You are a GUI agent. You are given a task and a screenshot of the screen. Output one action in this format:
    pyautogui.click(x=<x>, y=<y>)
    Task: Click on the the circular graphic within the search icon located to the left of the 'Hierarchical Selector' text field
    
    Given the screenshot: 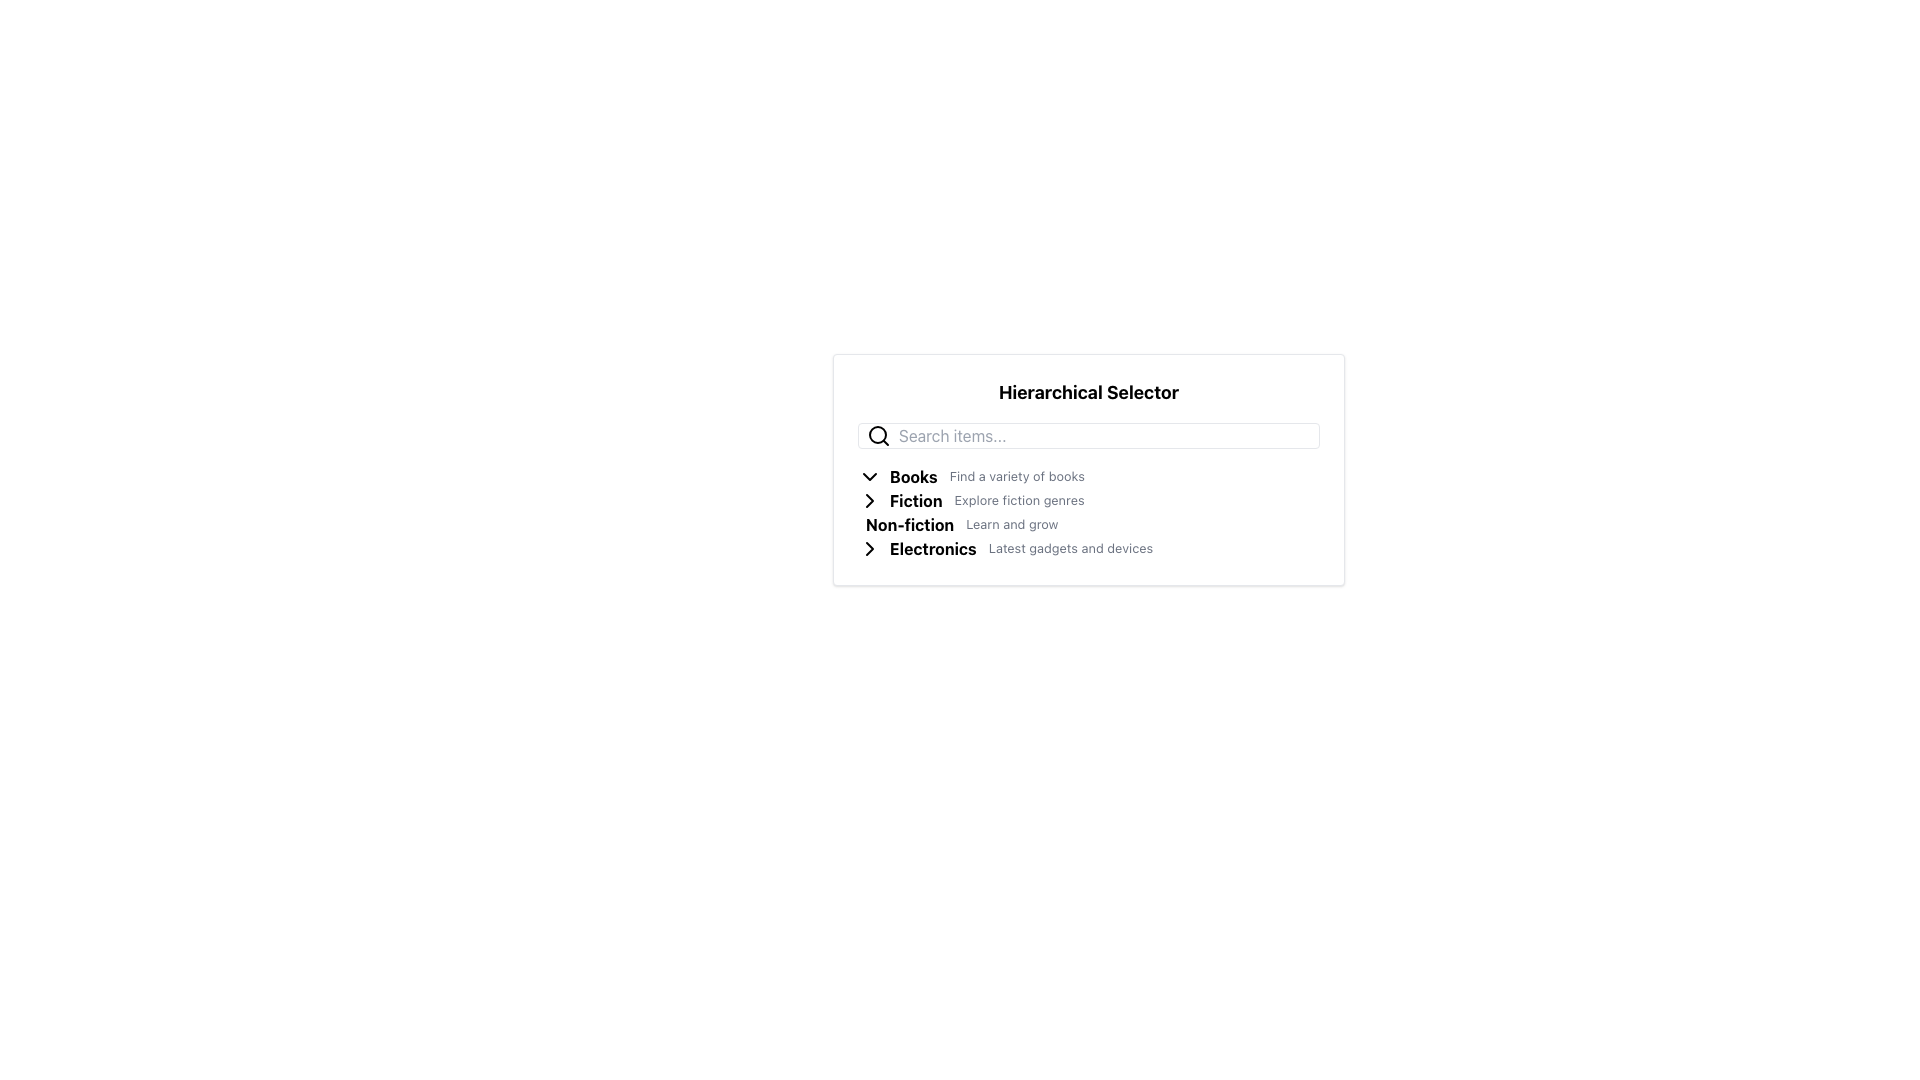 What is the action you would take?
    pyautogui.click(x=878, y=434)
    